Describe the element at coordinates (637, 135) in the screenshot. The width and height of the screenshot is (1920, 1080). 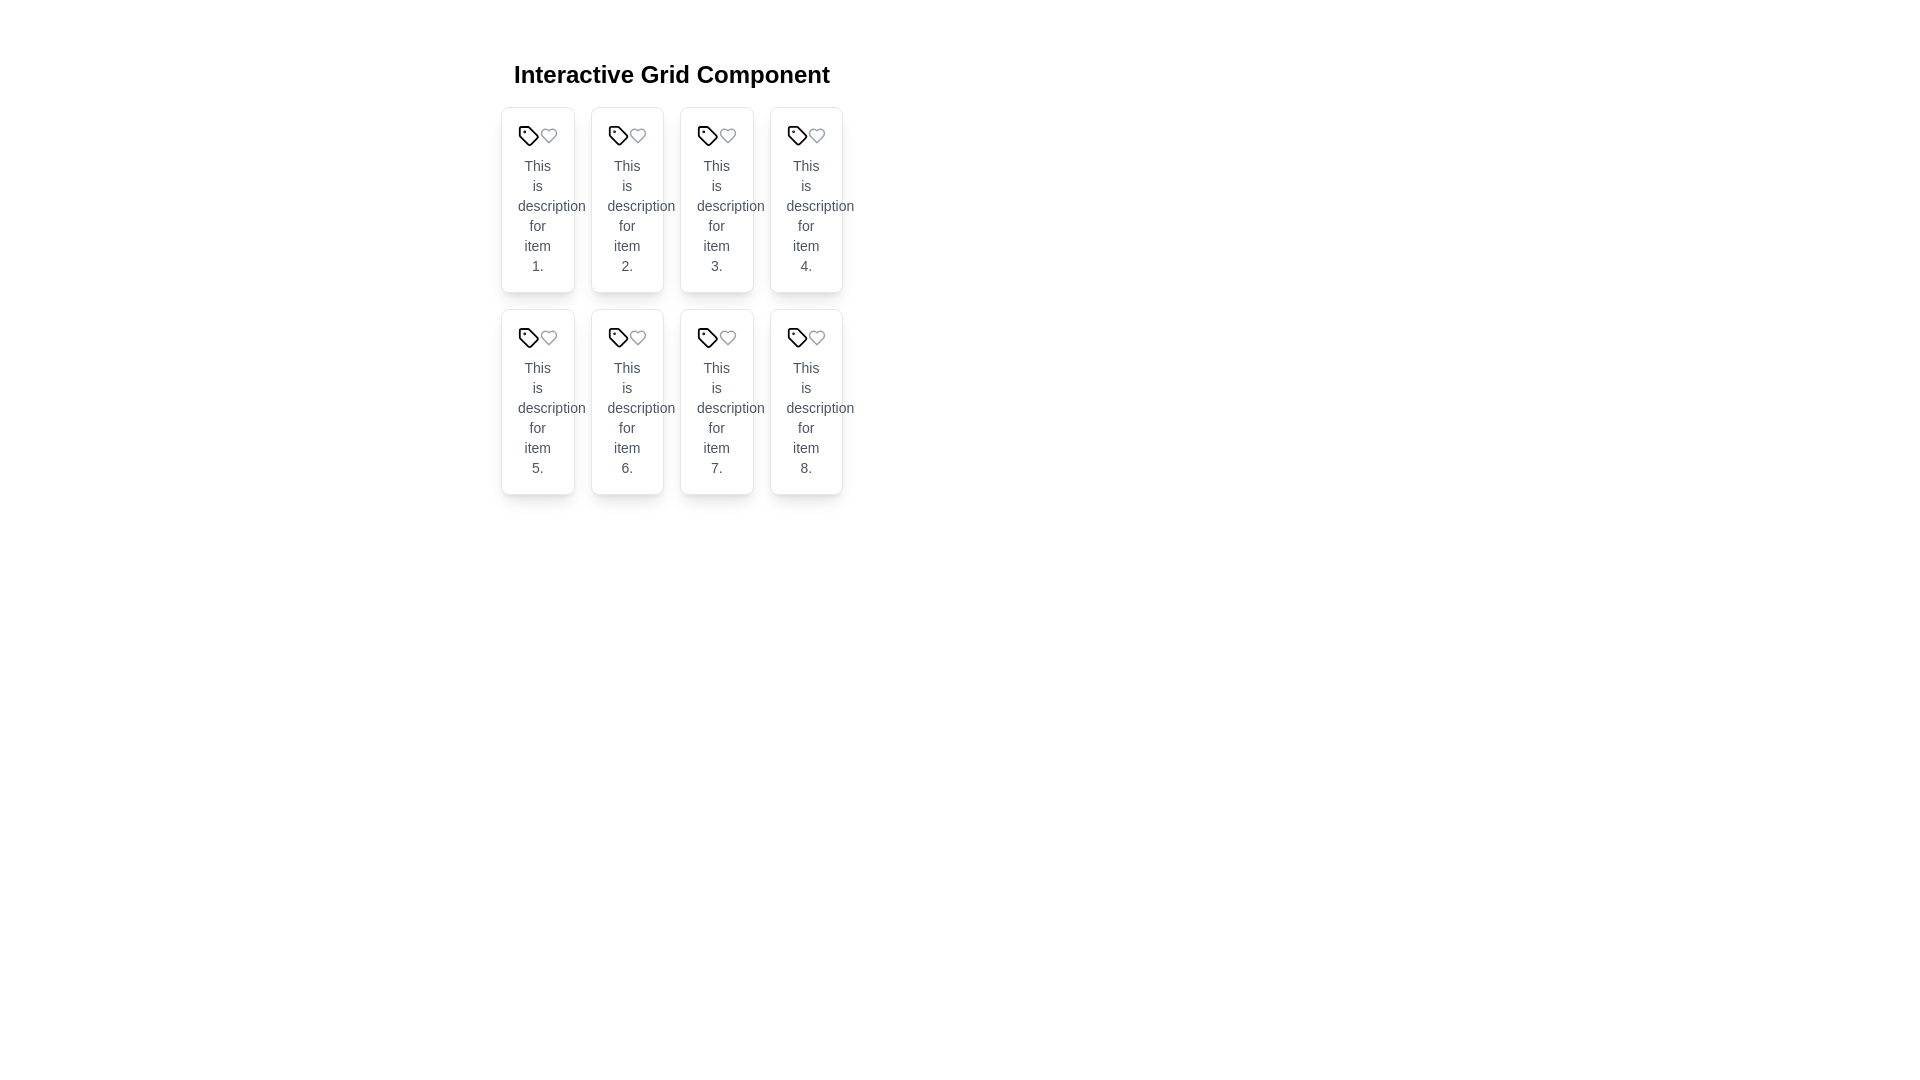
I see `the heart-shaped icon styled with a thin stroke and hollow interior, positioned in the second column of the top row of the grid layout` at that location.